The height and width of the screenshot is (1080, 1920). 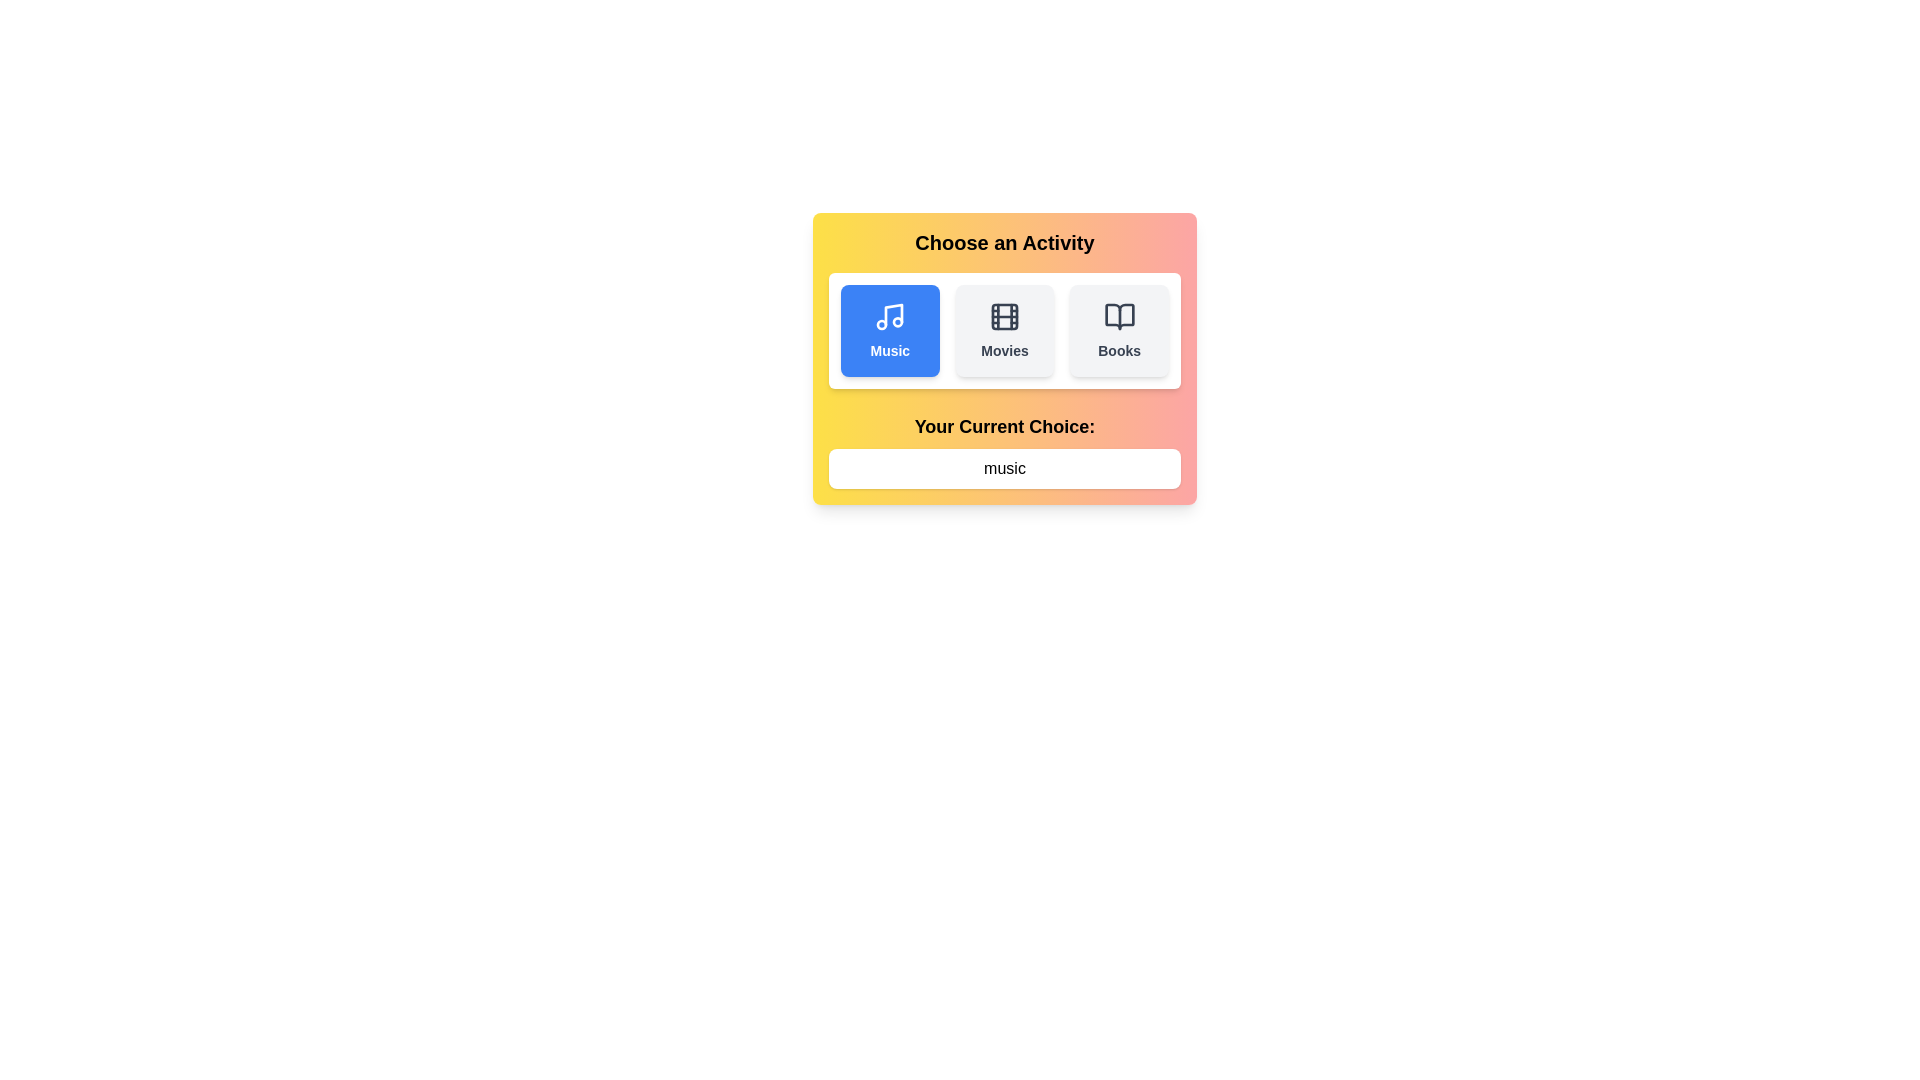 What do you see at coordinates (1004, 330) in the screenshot?
I see `the activity button labeled Movies` at bounding box center [1004, 330].